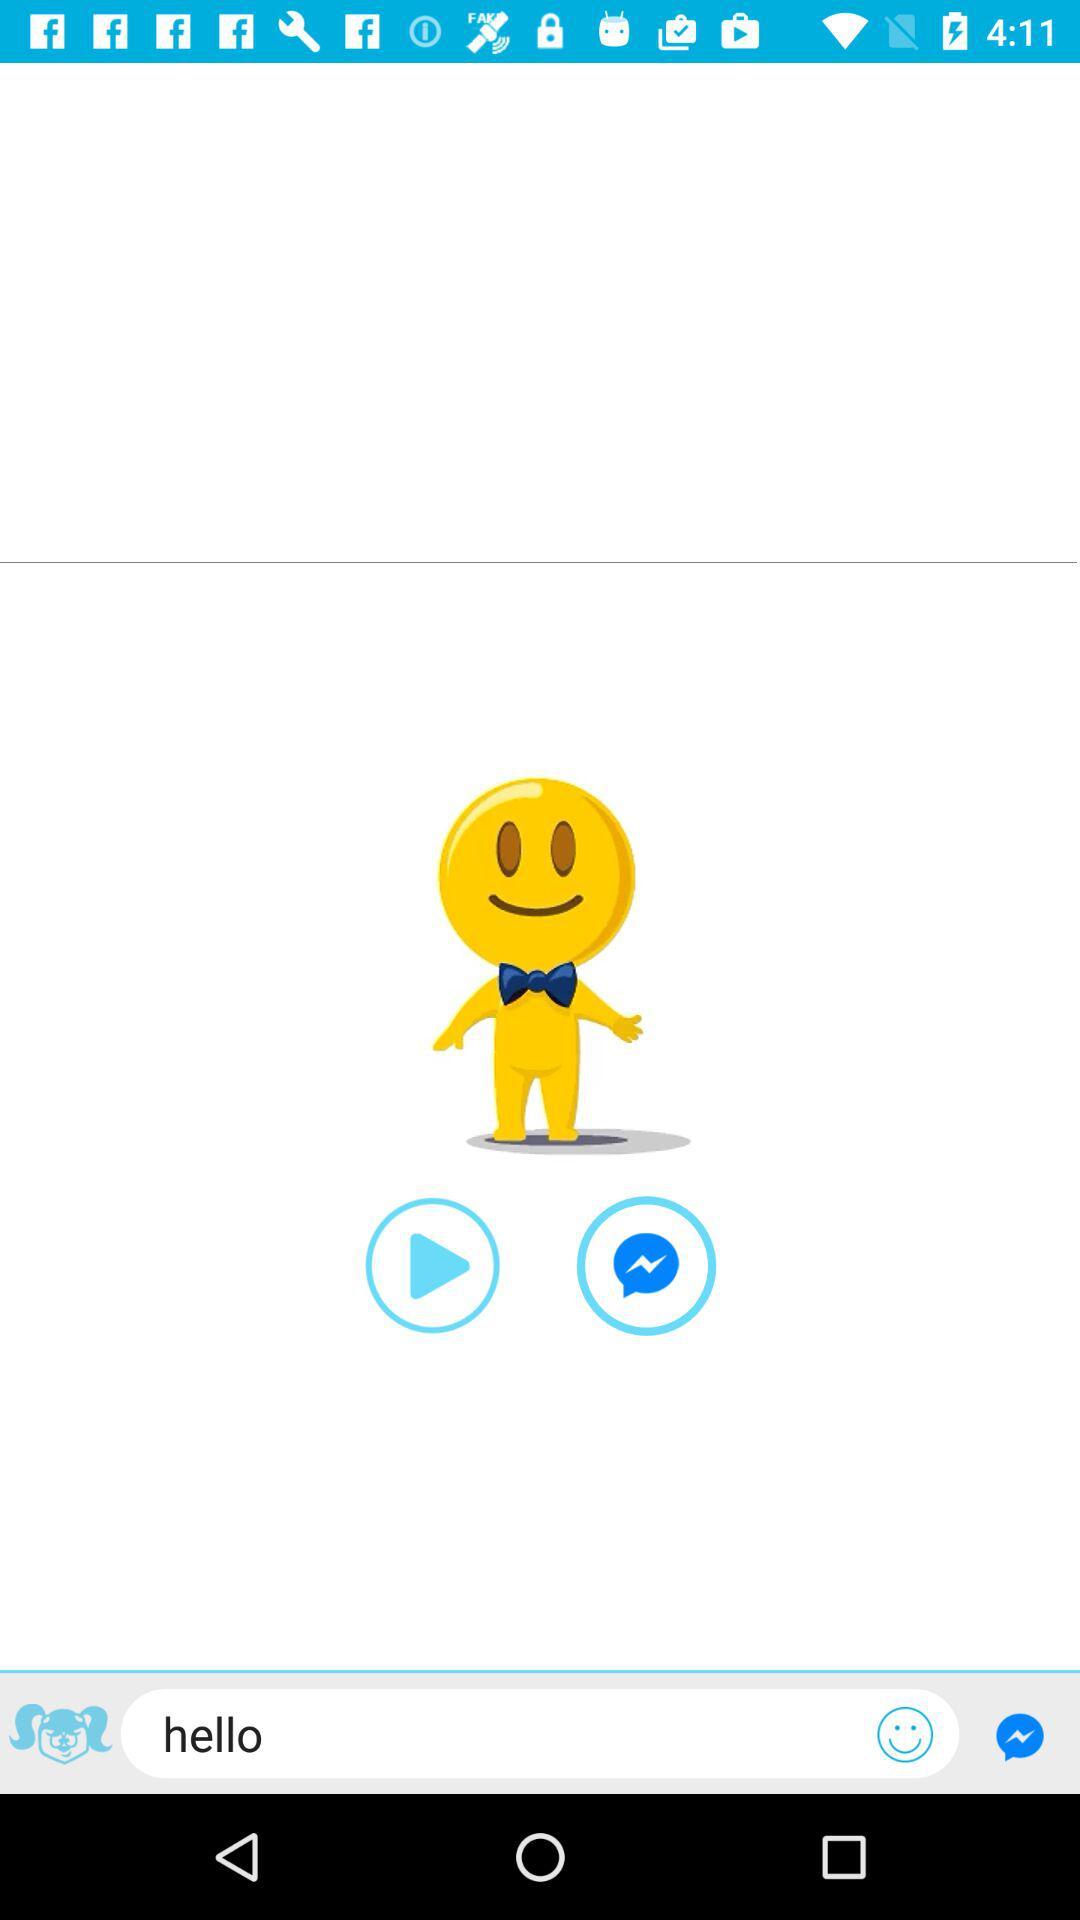  I want to click on emoji, so click(905, 1733).